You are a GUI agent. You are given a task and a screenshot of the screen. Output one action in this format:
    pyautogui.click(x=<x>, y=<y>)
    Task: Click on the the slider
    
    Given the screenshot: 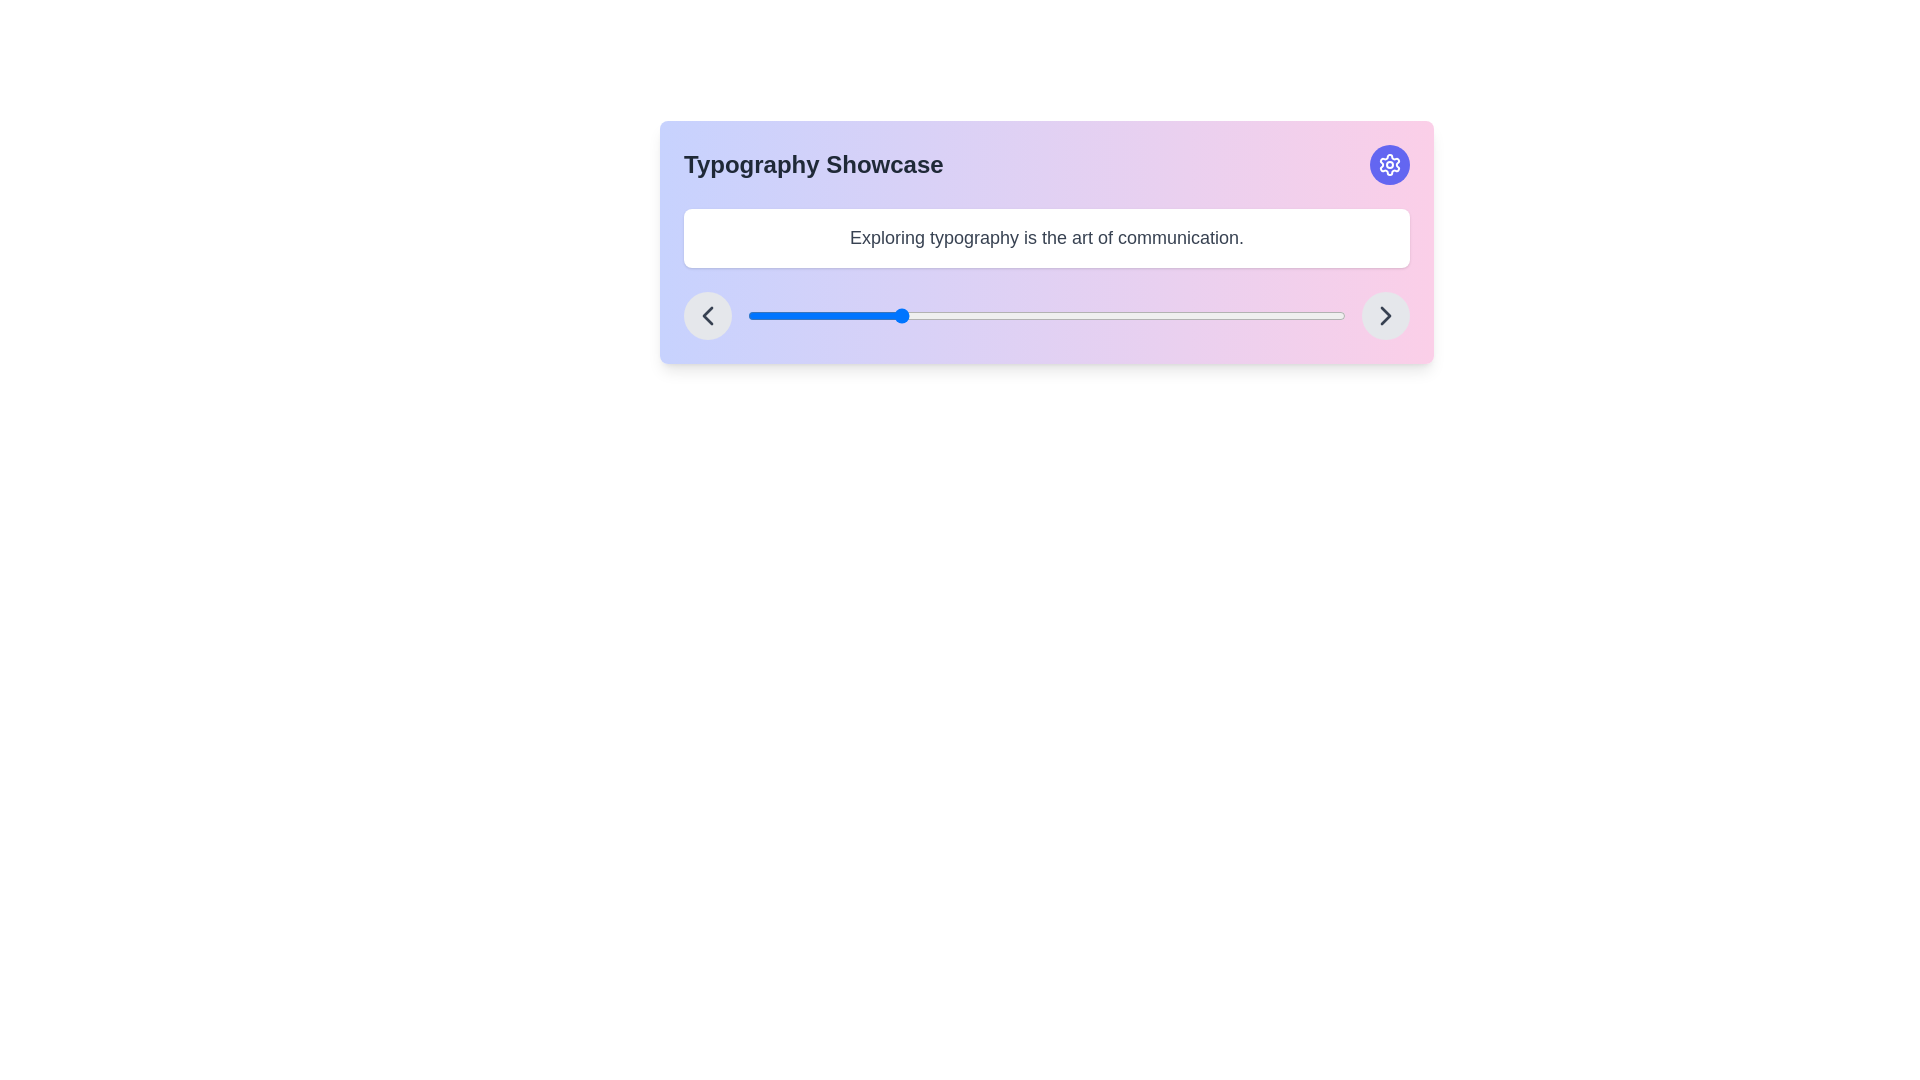 What is the action you would take?
    pyautogui.click(x=1146, y=315)
    